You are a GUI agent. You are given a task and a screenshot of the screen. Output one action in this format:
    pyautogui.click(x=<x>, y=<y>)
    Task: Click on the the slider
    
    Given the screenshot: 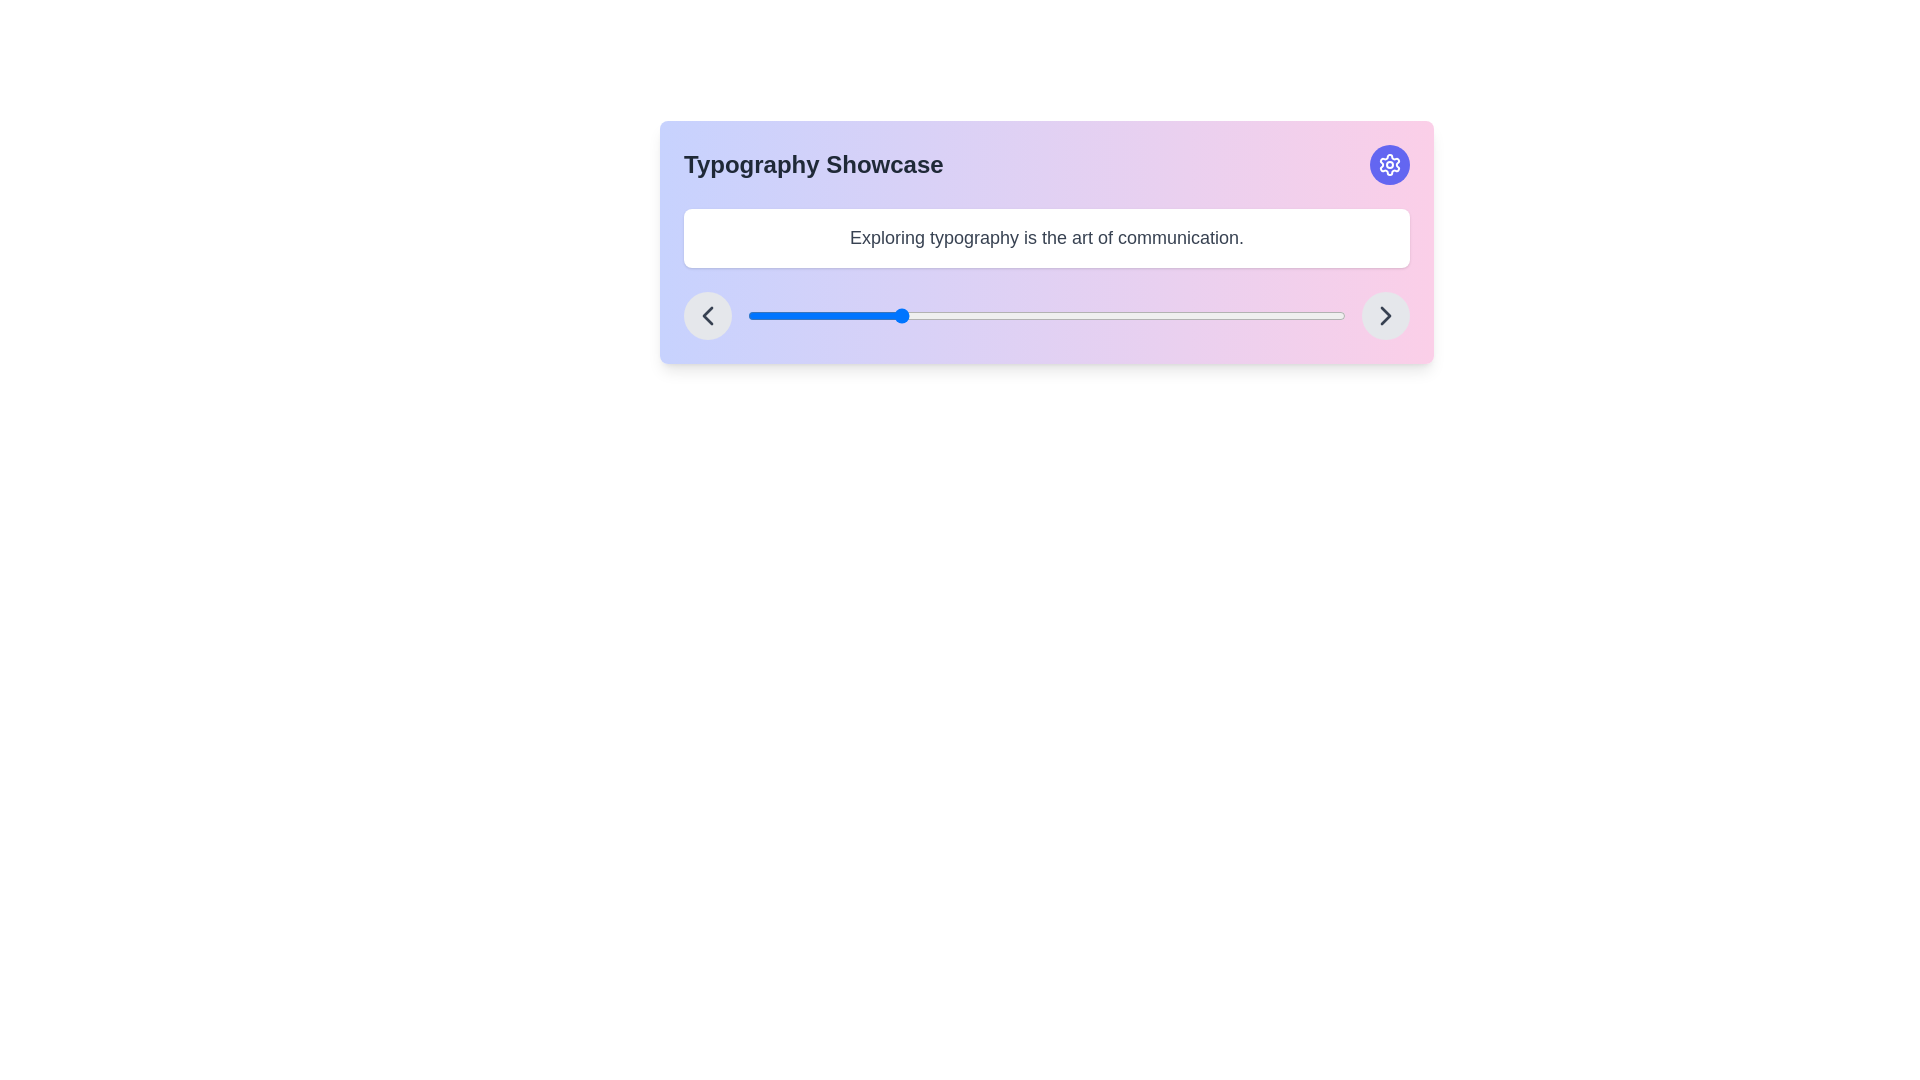 What is the action you would take?
    pyautogui.click(x=1146, y=315)
    